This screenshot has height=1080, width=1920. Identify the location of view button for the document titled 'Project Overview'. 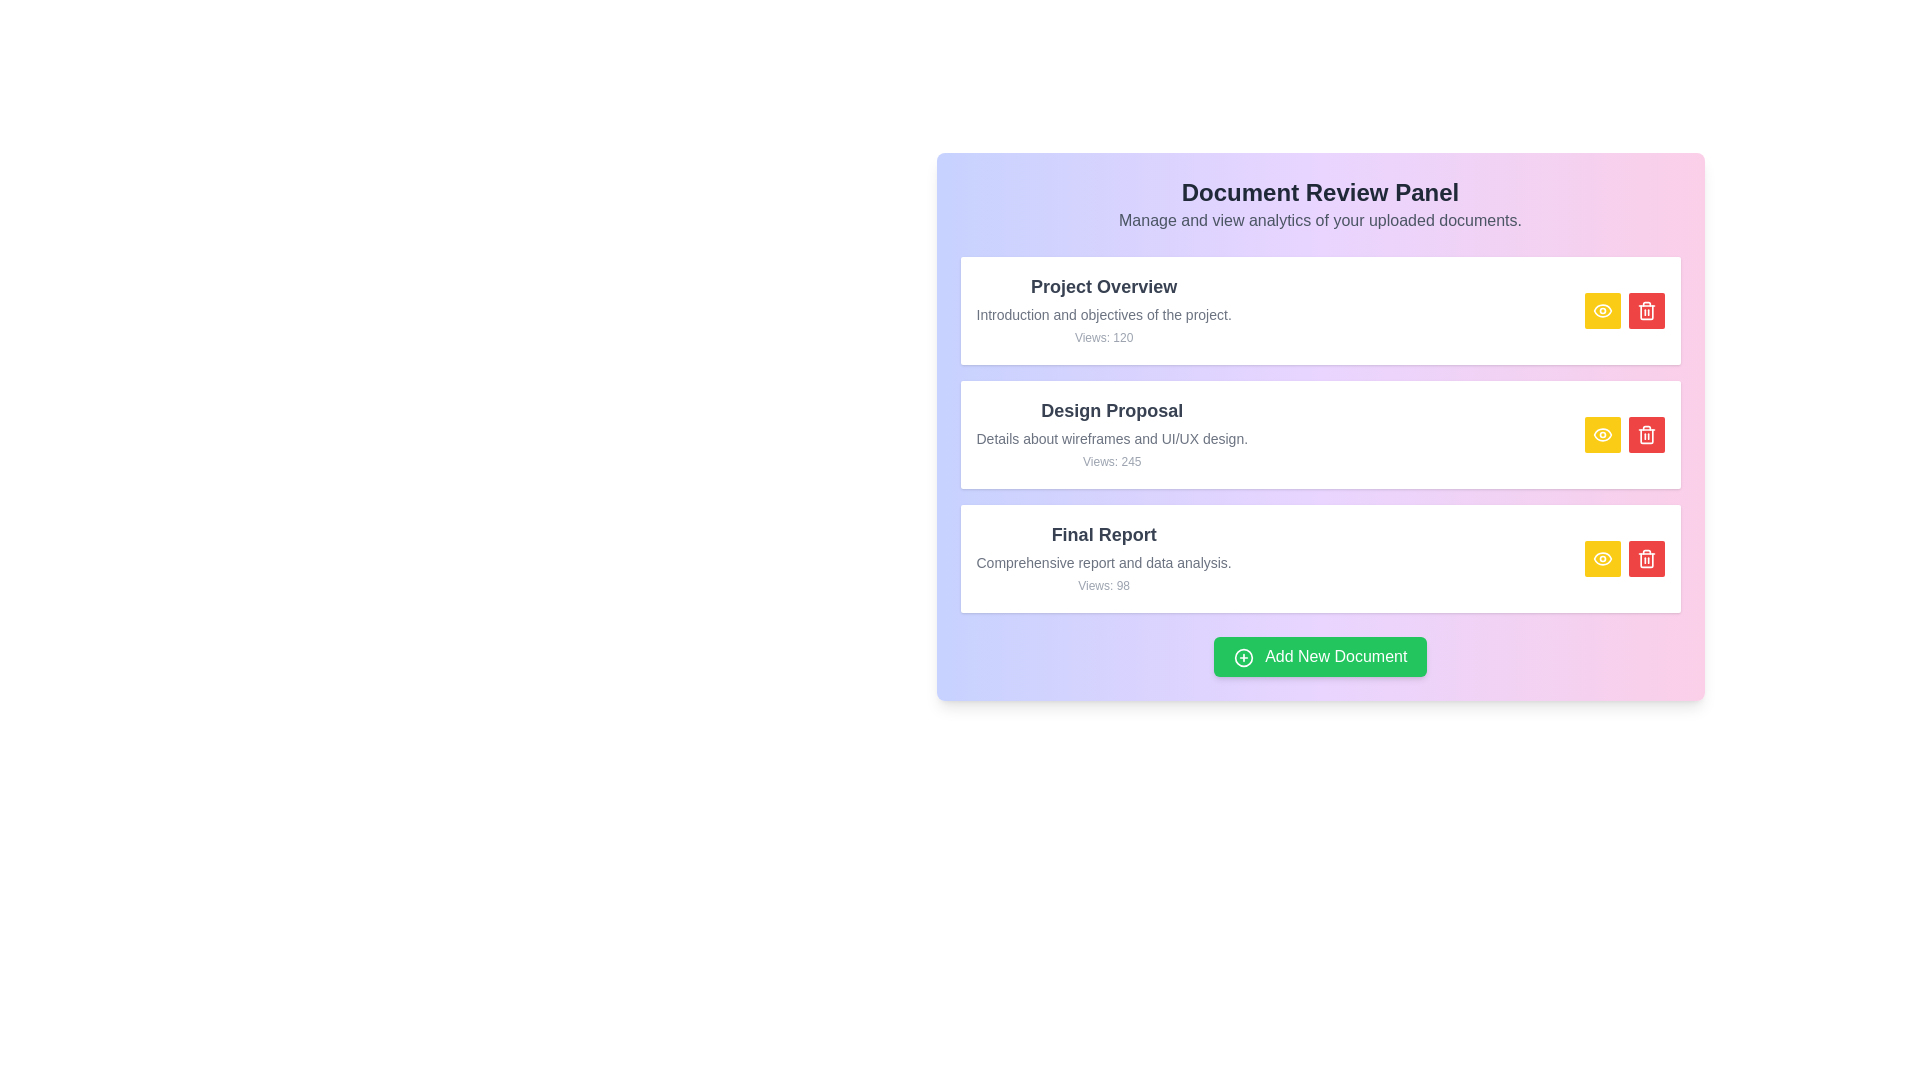
(1602, 311).